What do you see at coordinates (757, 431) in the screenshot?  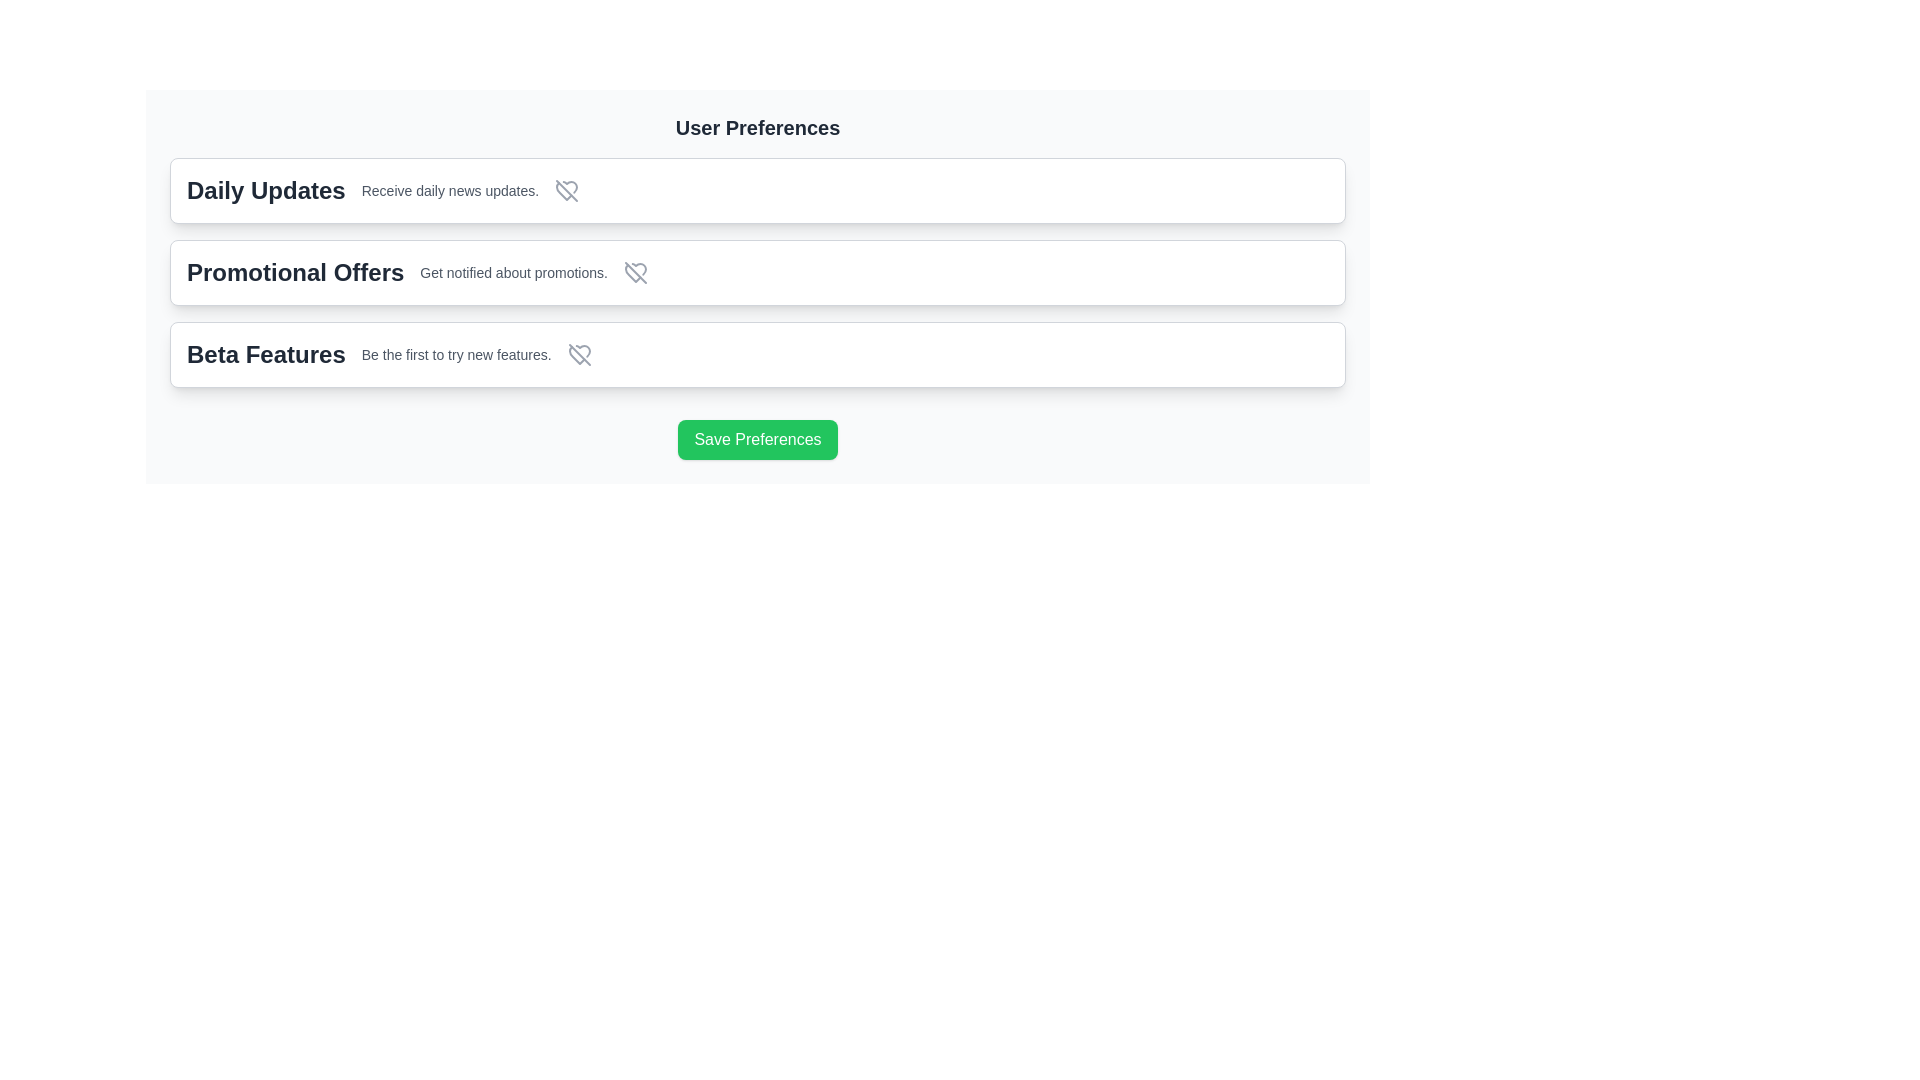 I see `the button located at the bottom of the 'User Preferences' section` at bounding box center [757, 431].